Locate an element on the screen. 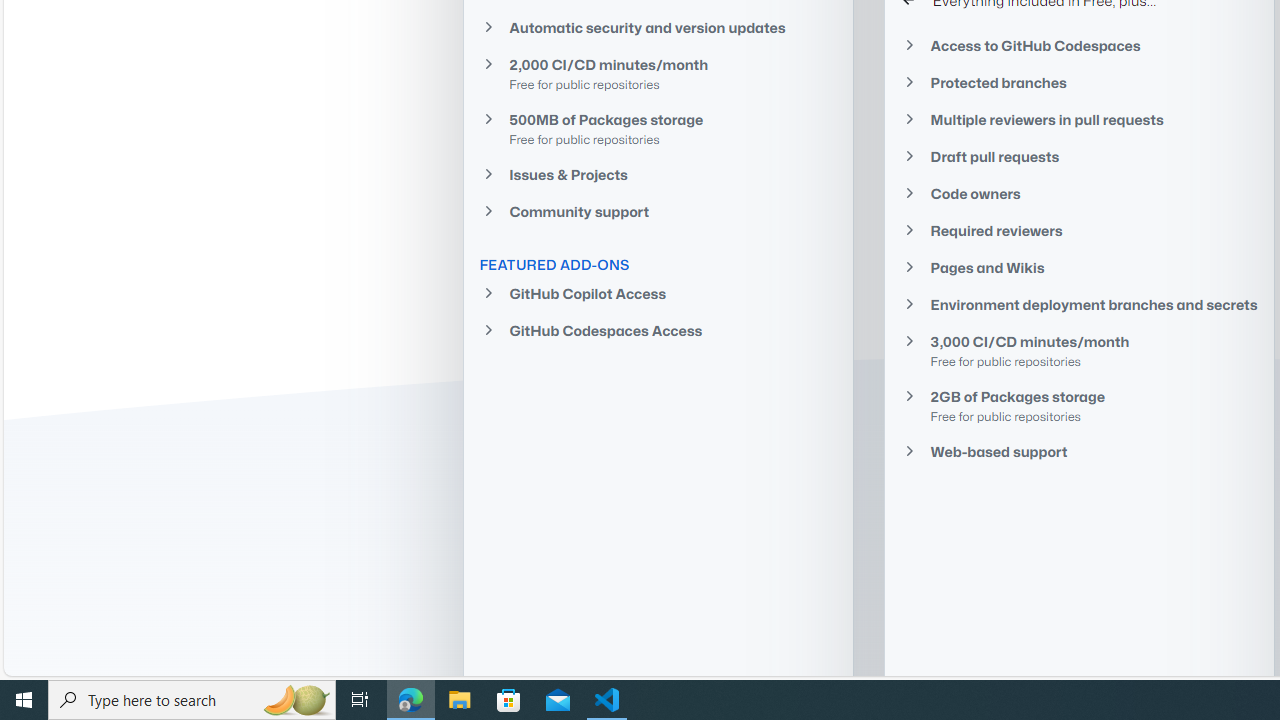  'Code owners' is located at coordinates (1078, 194).